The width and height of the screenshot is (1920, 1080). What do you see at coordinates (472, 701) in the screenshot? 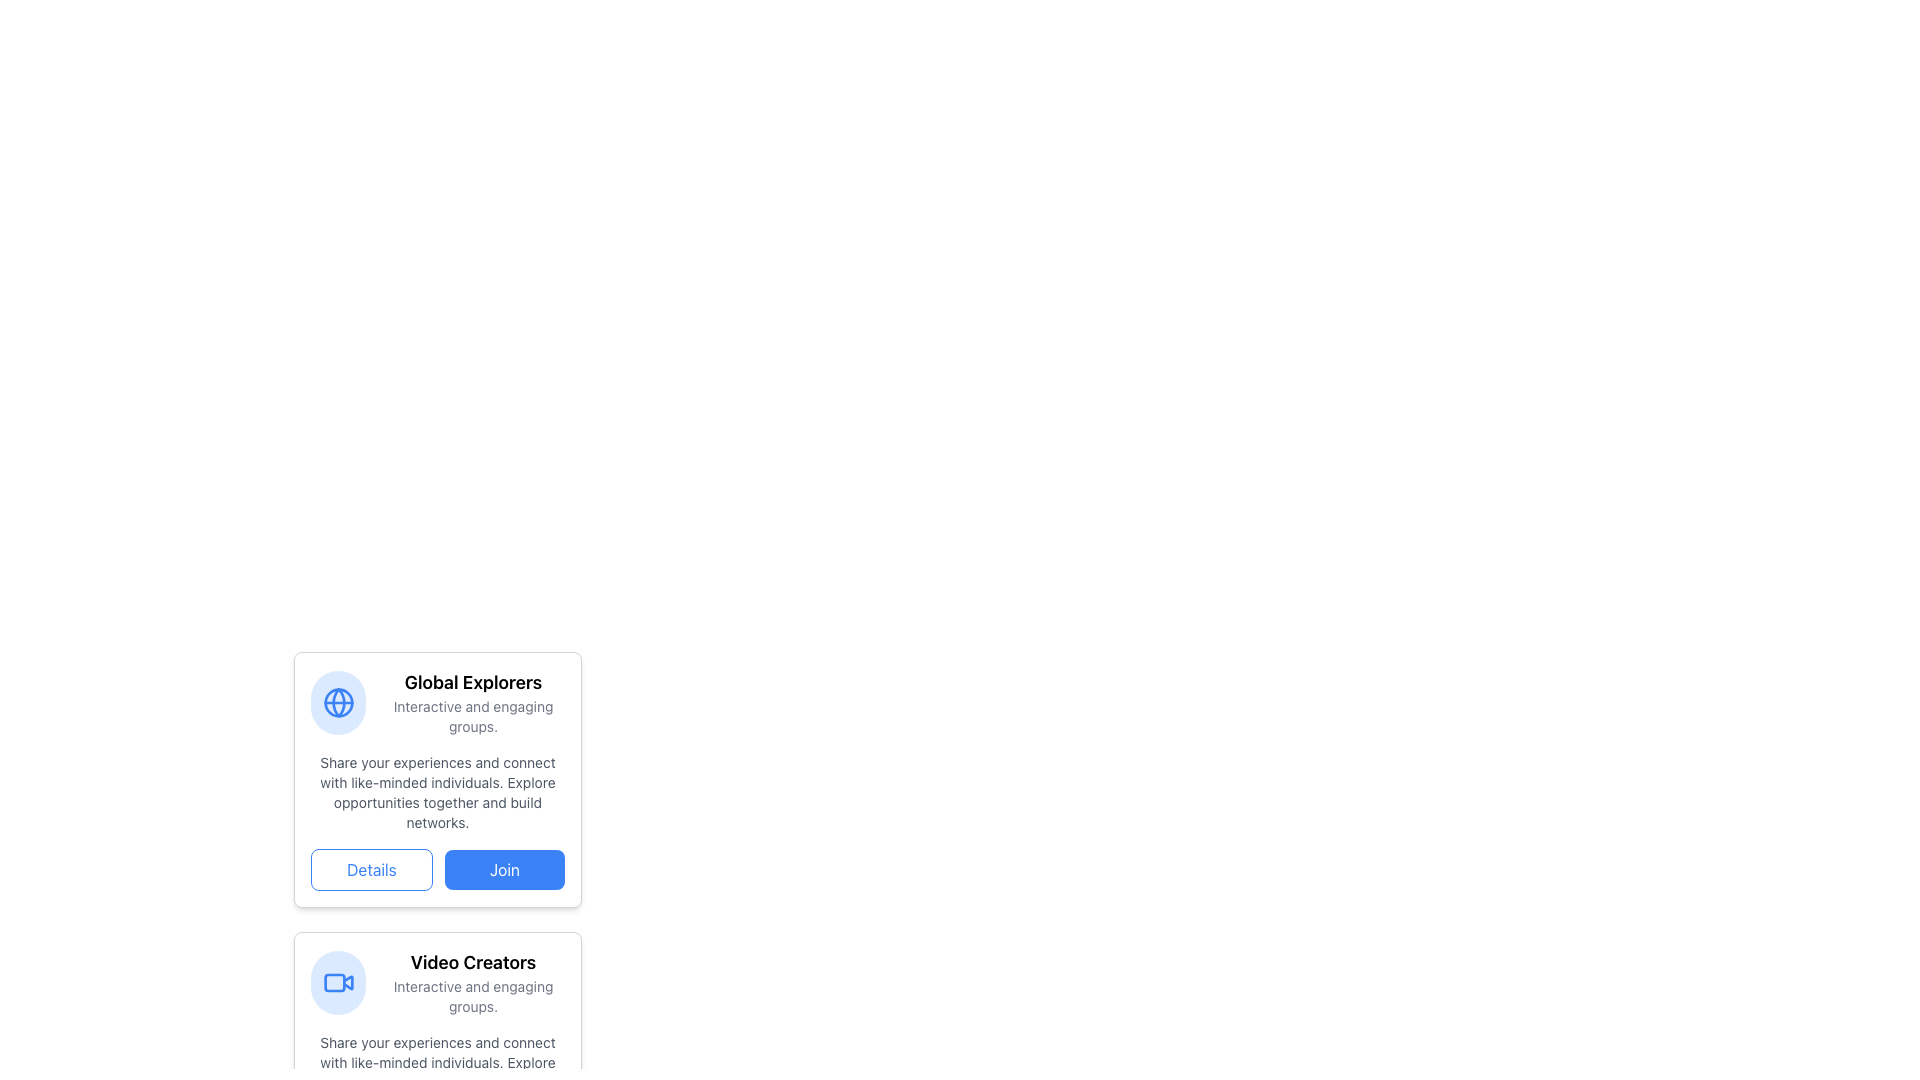
I see `text displayed in the Text Display element which includes 'Global Explorers' in bold and the smaller gray text 'Interactive and engaging groups.'` at bounding box center [472, 701].